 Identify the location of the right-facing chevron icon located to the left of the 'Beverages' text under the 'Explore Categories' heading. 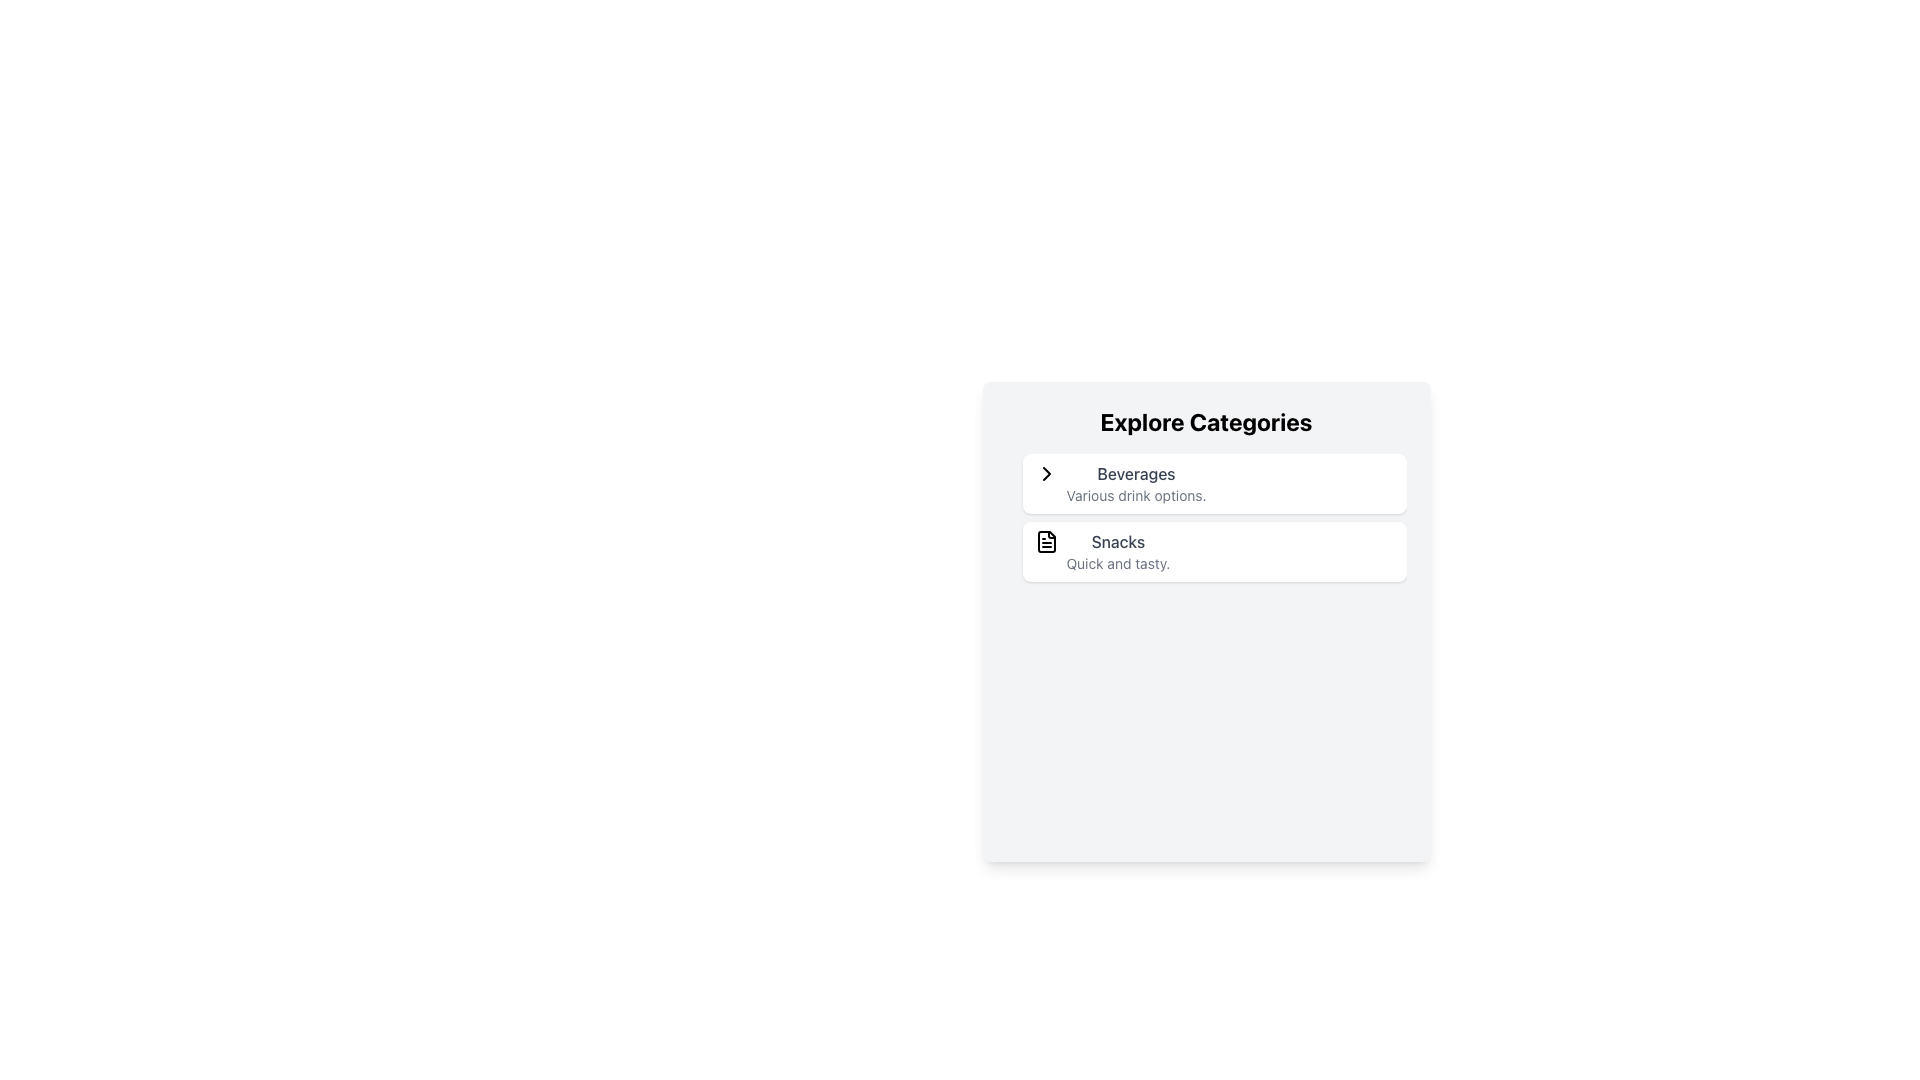
(1049, 474).